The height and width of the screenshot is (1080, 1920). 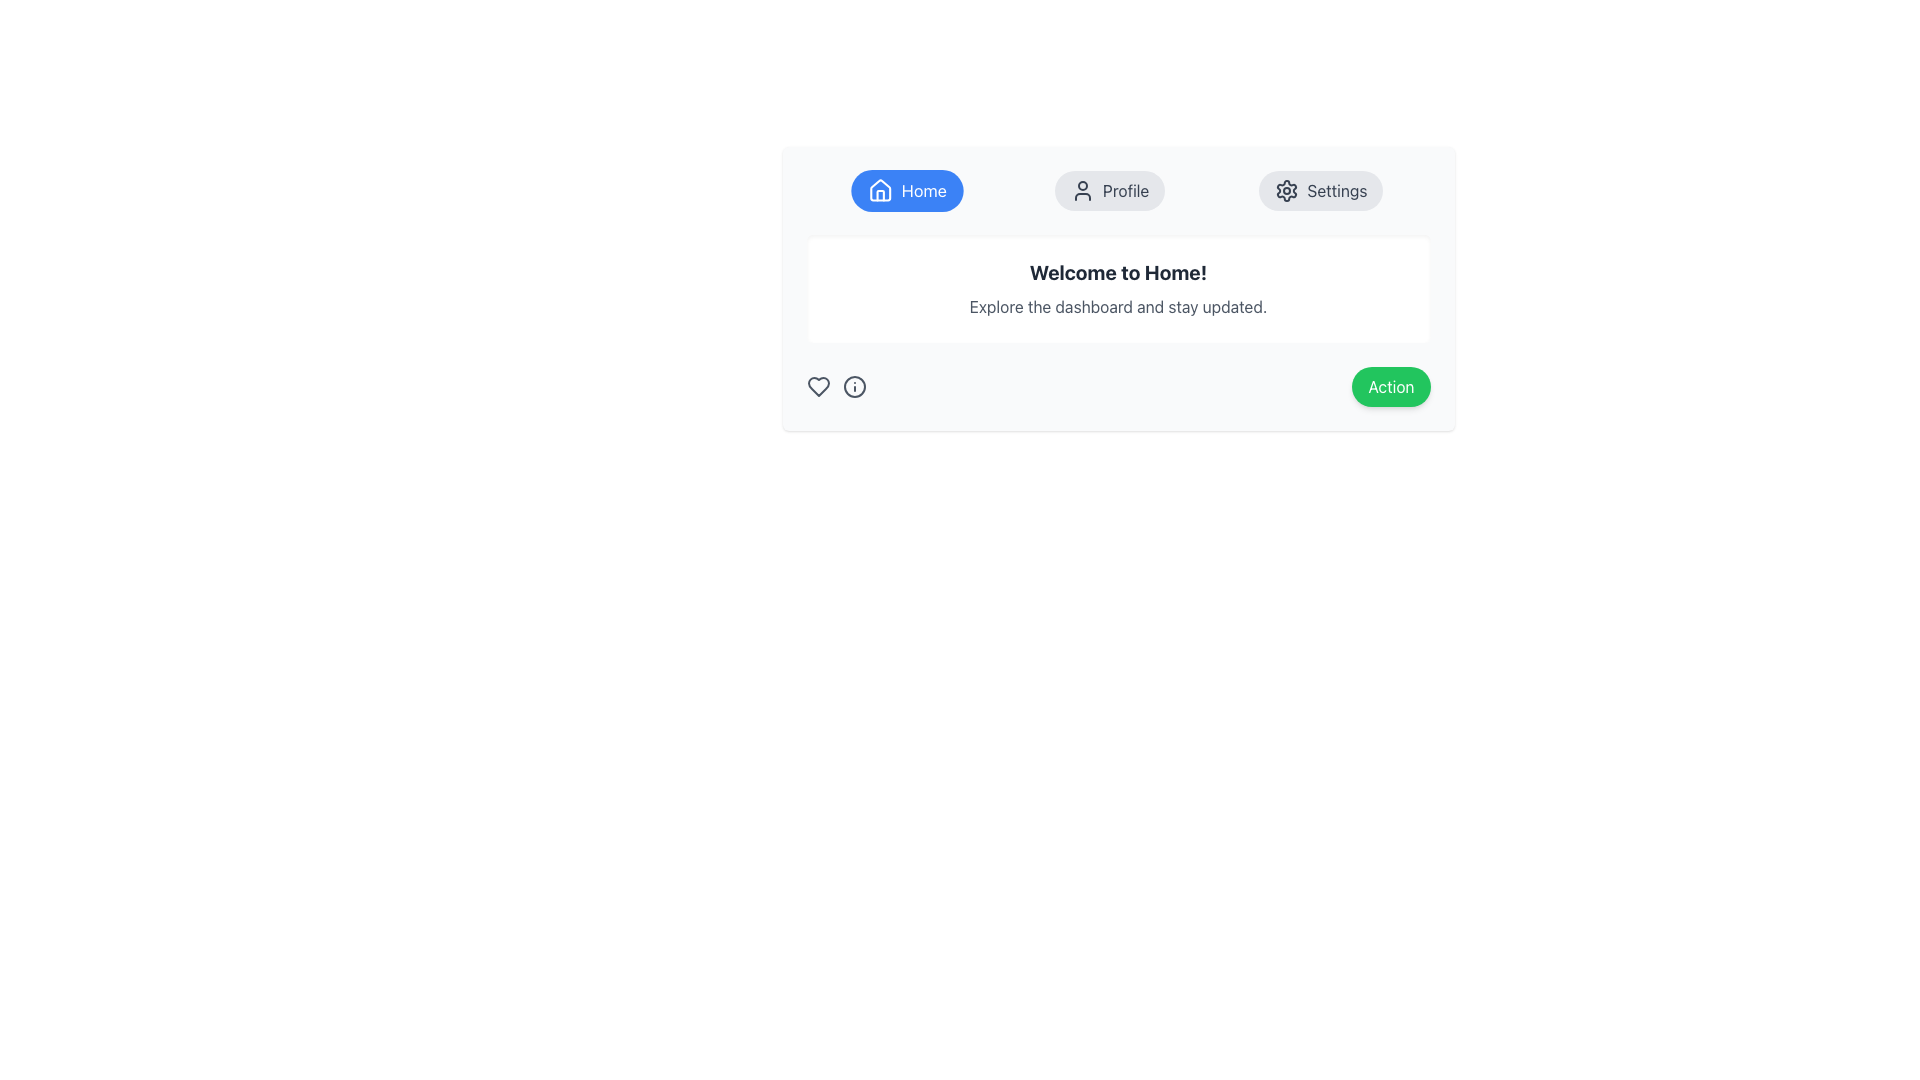 I want to click on the settings text label located at the end of the horizontal menu bar, so click(x=1337, y=191).